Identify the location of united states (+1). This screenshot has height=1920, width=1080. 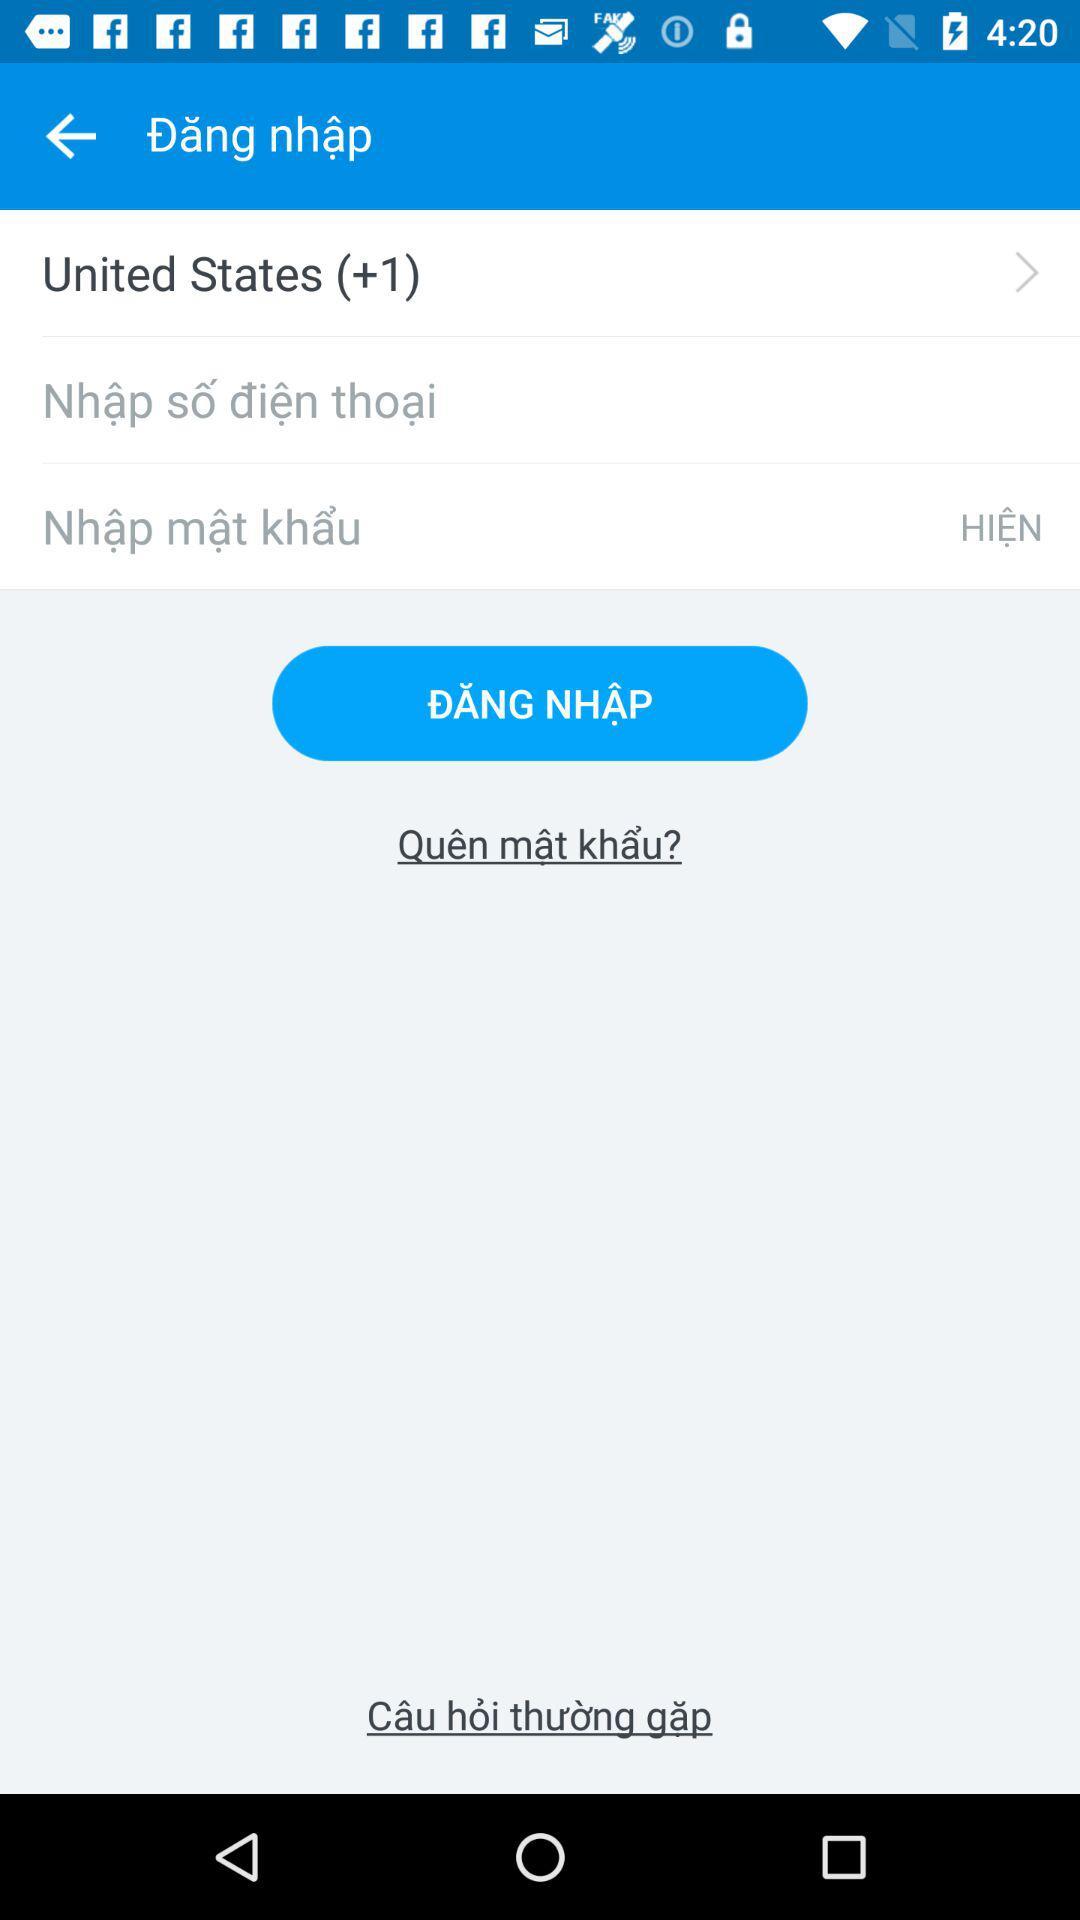
(553, 272).